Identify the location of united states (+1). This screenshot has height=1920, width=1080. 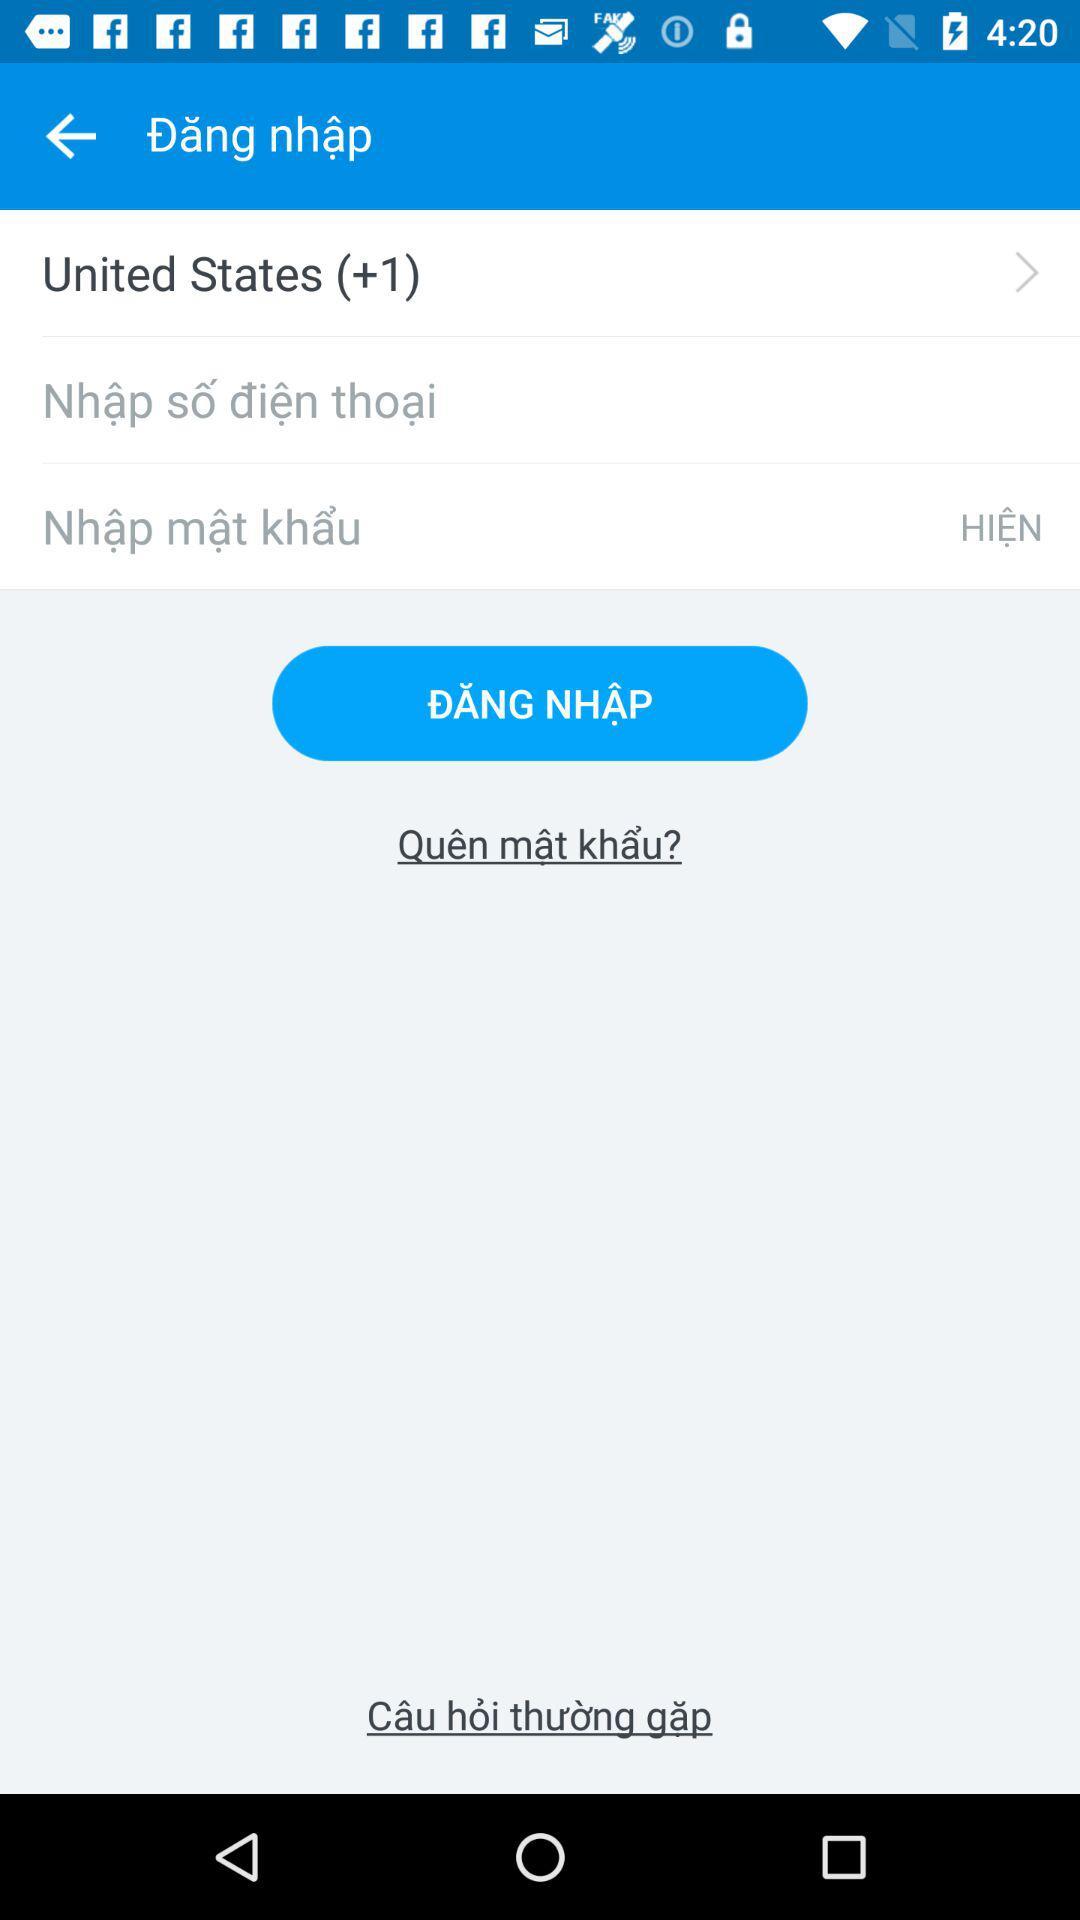
(553, 272).